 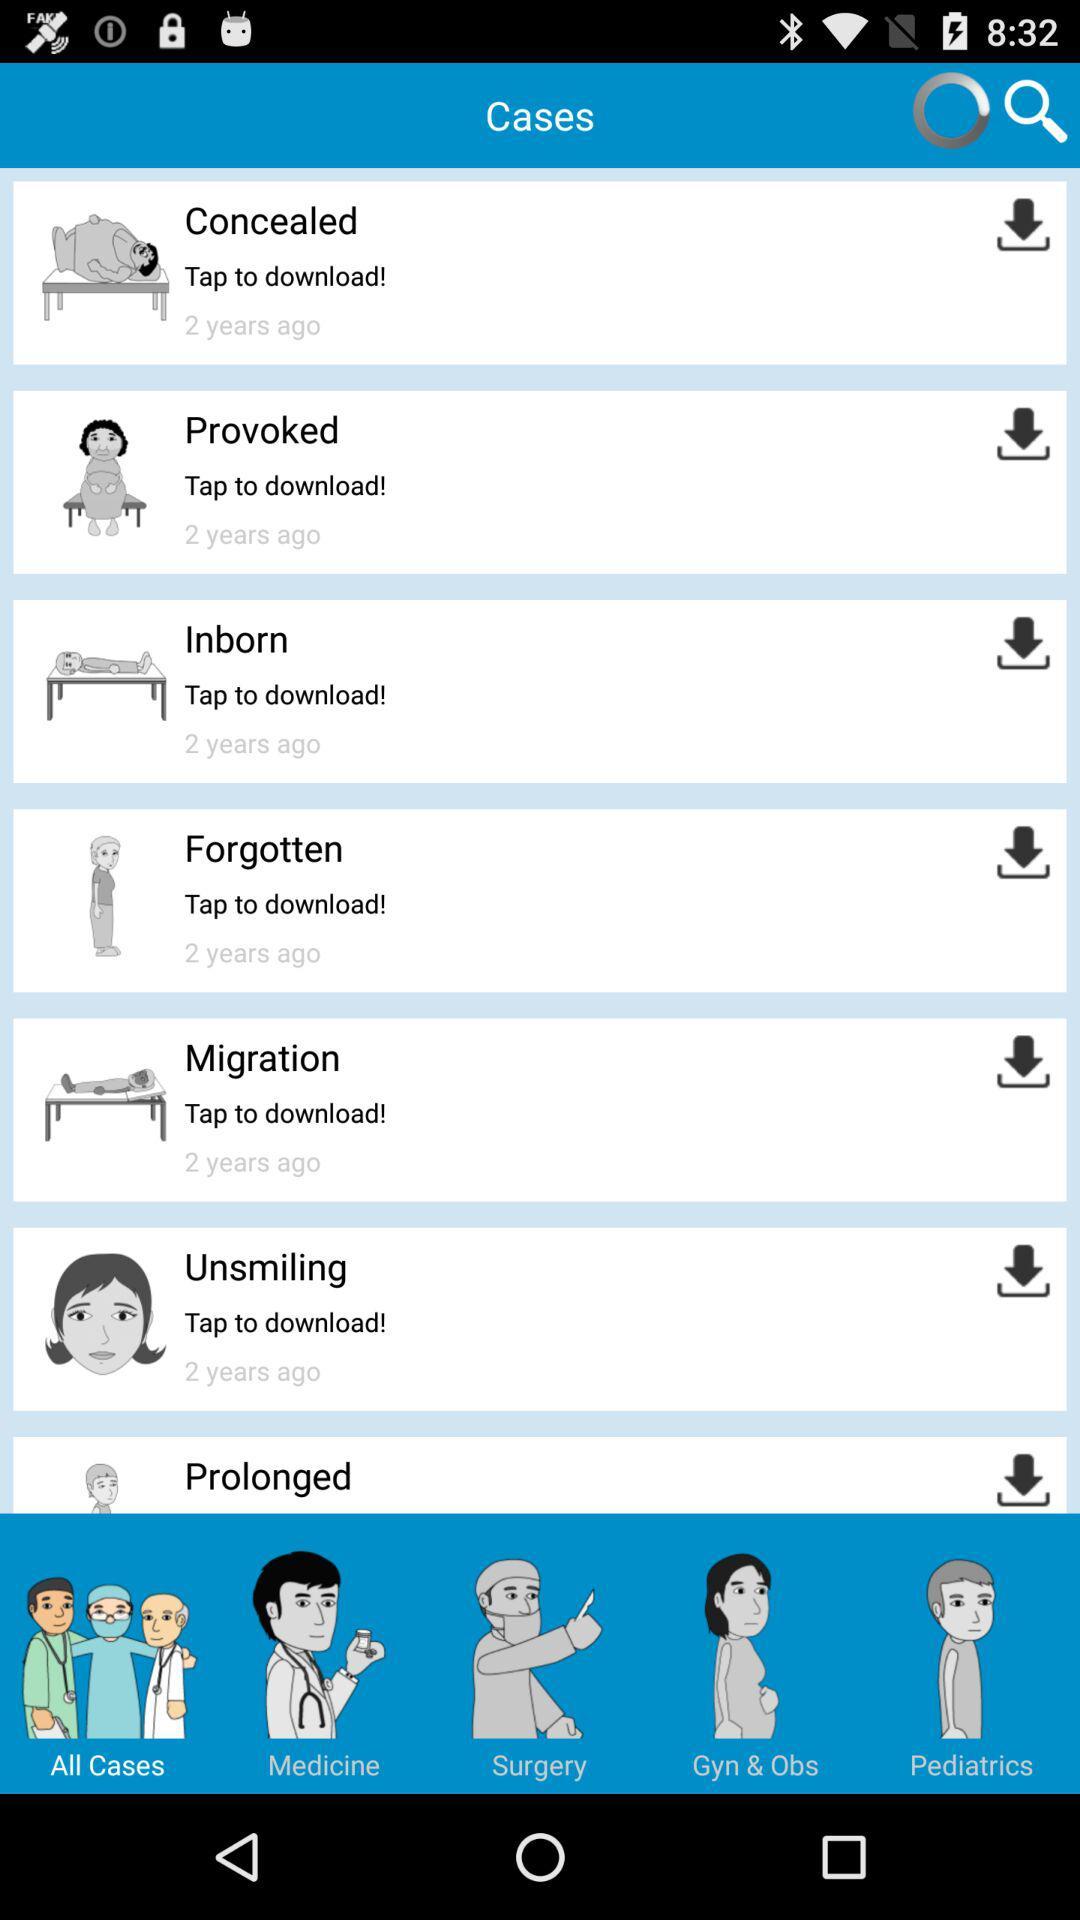 What do you see at coordinates (261, 427) in the screenshot?
I see `the icon above tap to download!` at bounding box center [261, 427].